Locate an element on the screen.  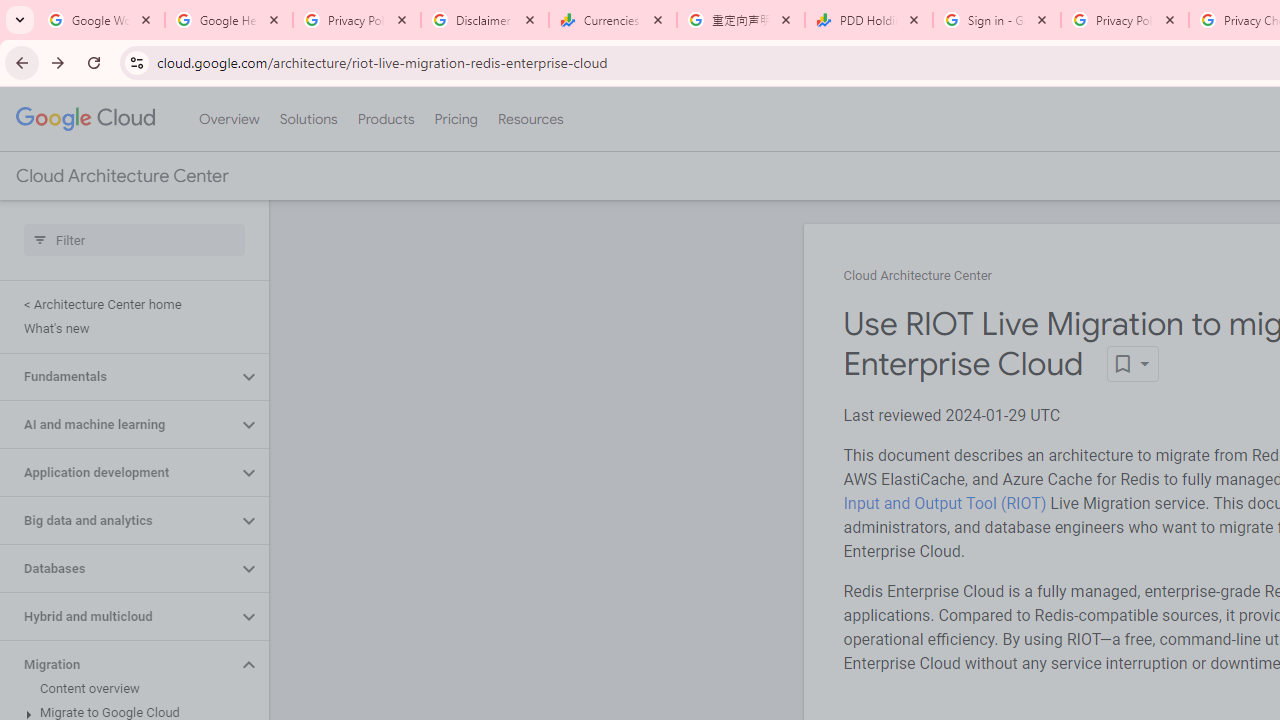
'Sign in - Google Accounts' is located at coordinates (997, 20).